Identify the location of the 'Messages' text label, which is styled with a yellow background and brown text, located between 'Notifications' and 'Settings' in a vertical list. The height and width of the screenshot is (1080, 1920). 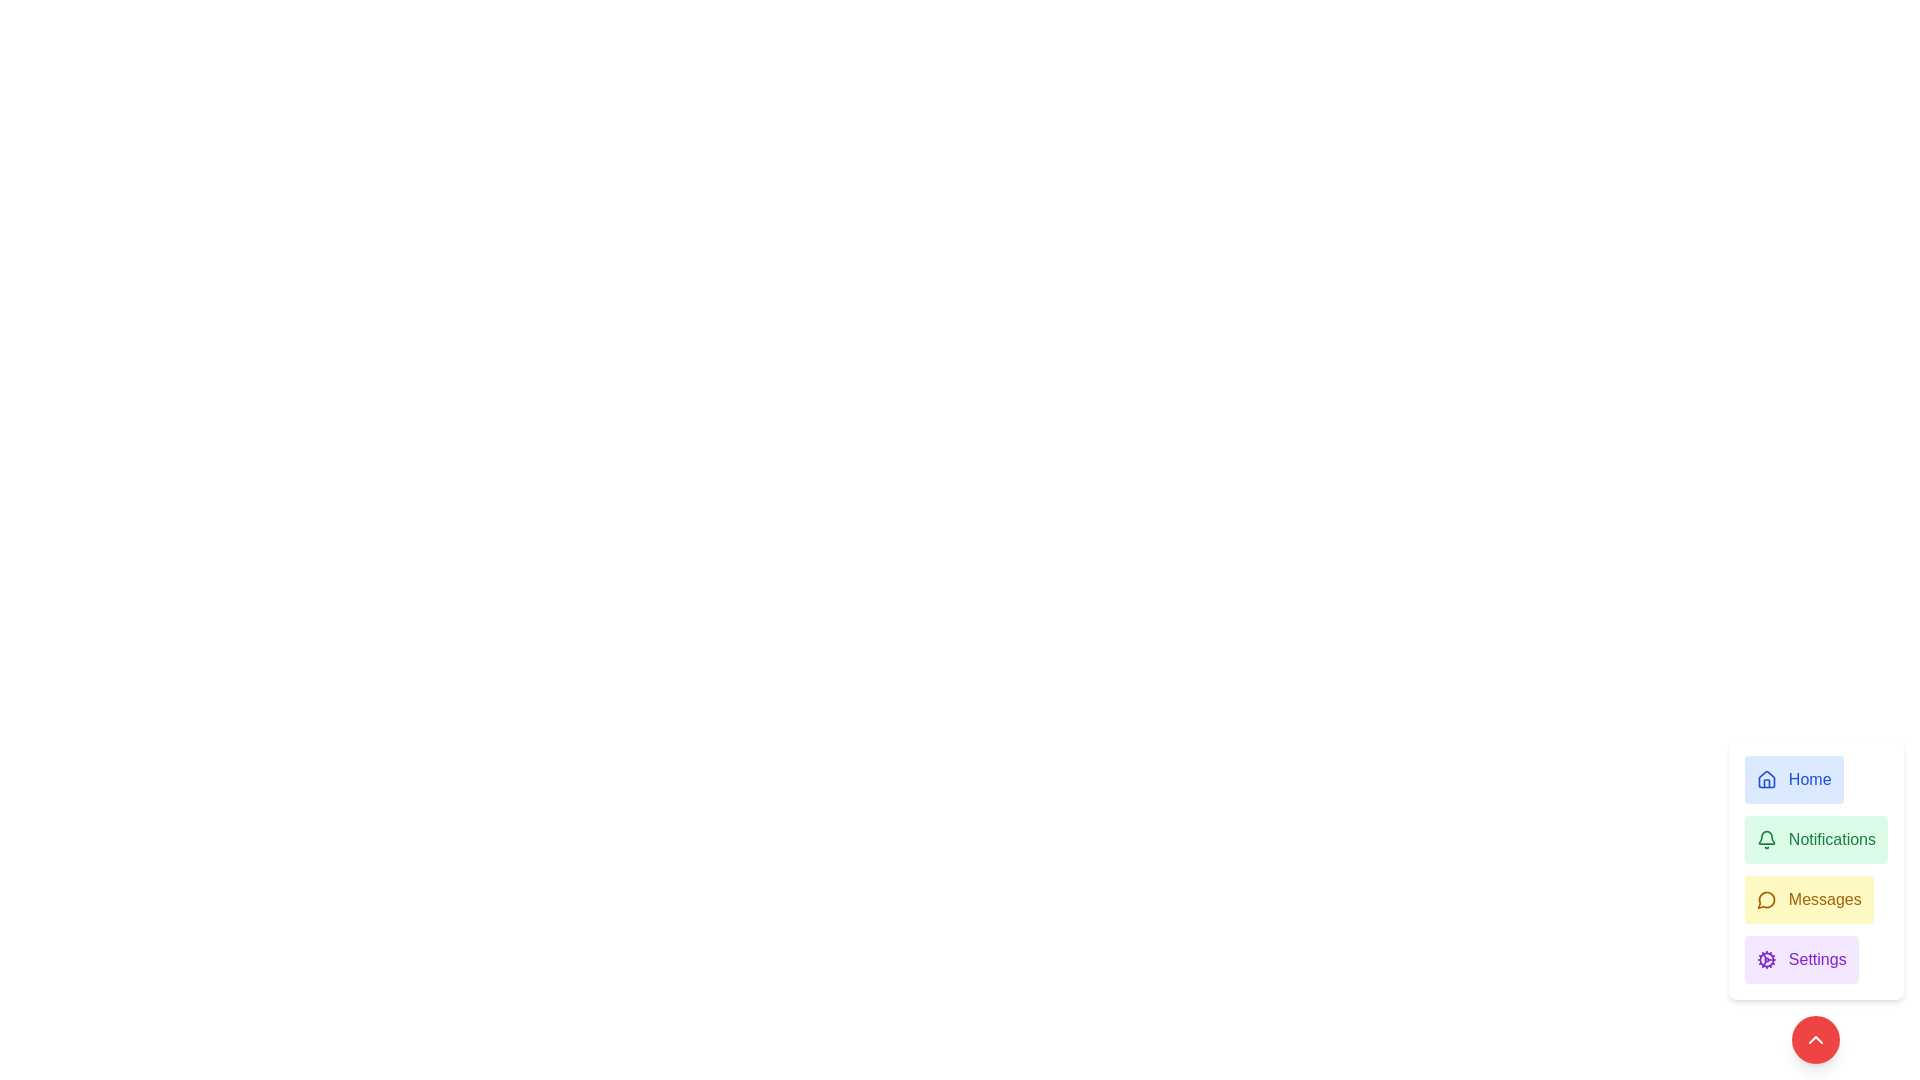
(1825, 898).